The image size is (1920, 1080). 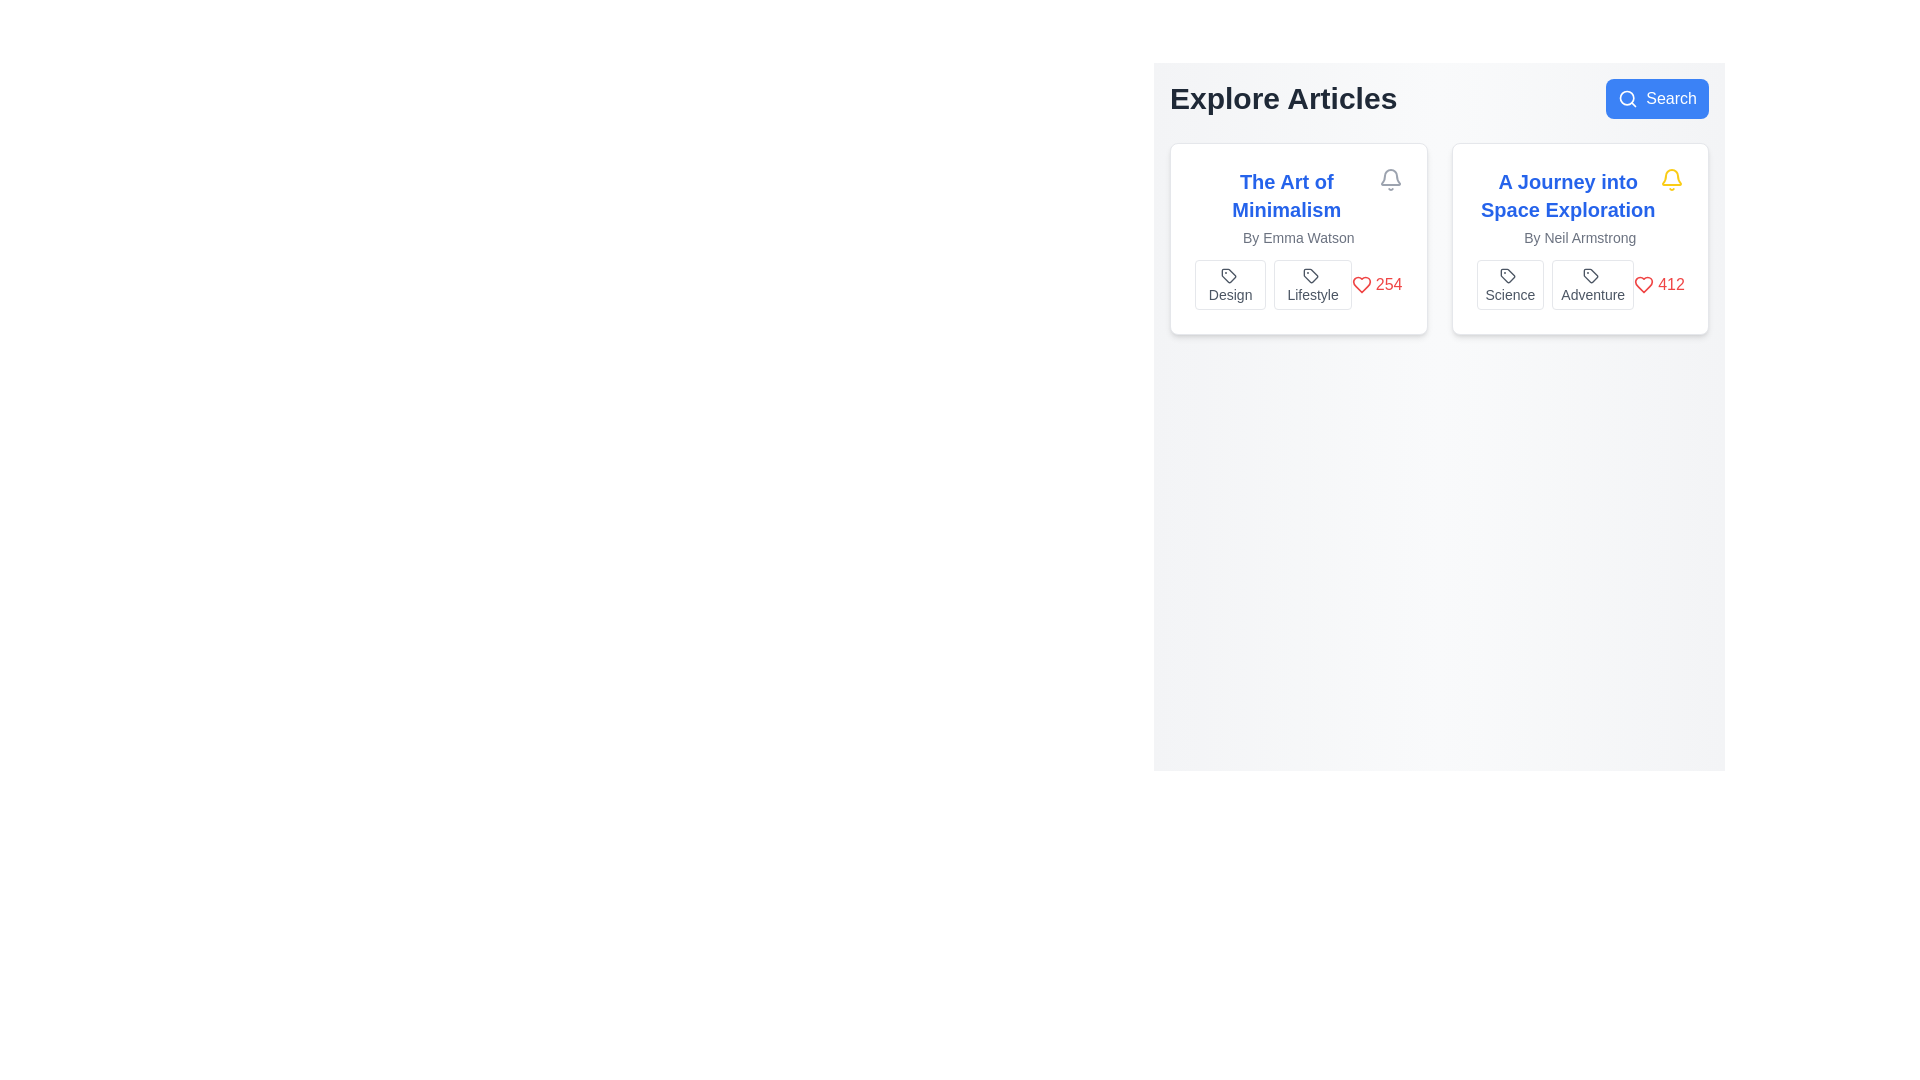 What do you see at coordinates (1272, 285) in the screenshot?
I see `the tag group element containing the 'Design' and 'Lifestyle' tags to filter content by category` at bounding box center [1272, 285].